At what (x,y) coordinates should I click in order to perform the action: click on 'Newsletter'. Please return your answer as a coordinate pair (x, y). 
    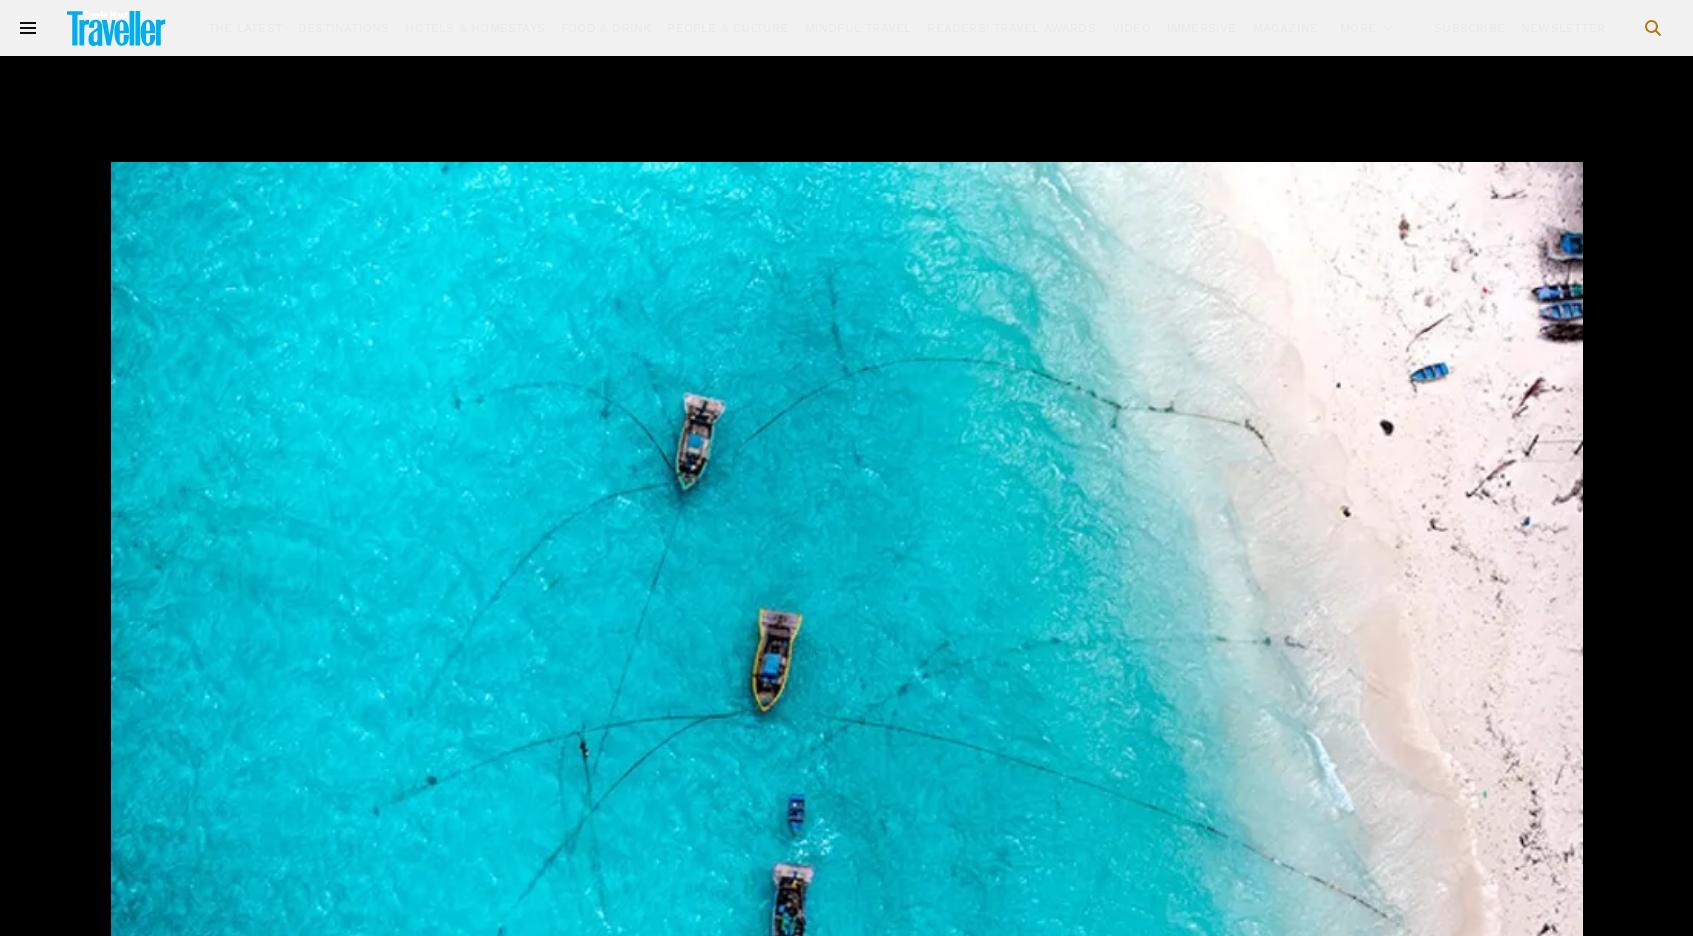
    Looking at the image, I should click on (1562, 26).